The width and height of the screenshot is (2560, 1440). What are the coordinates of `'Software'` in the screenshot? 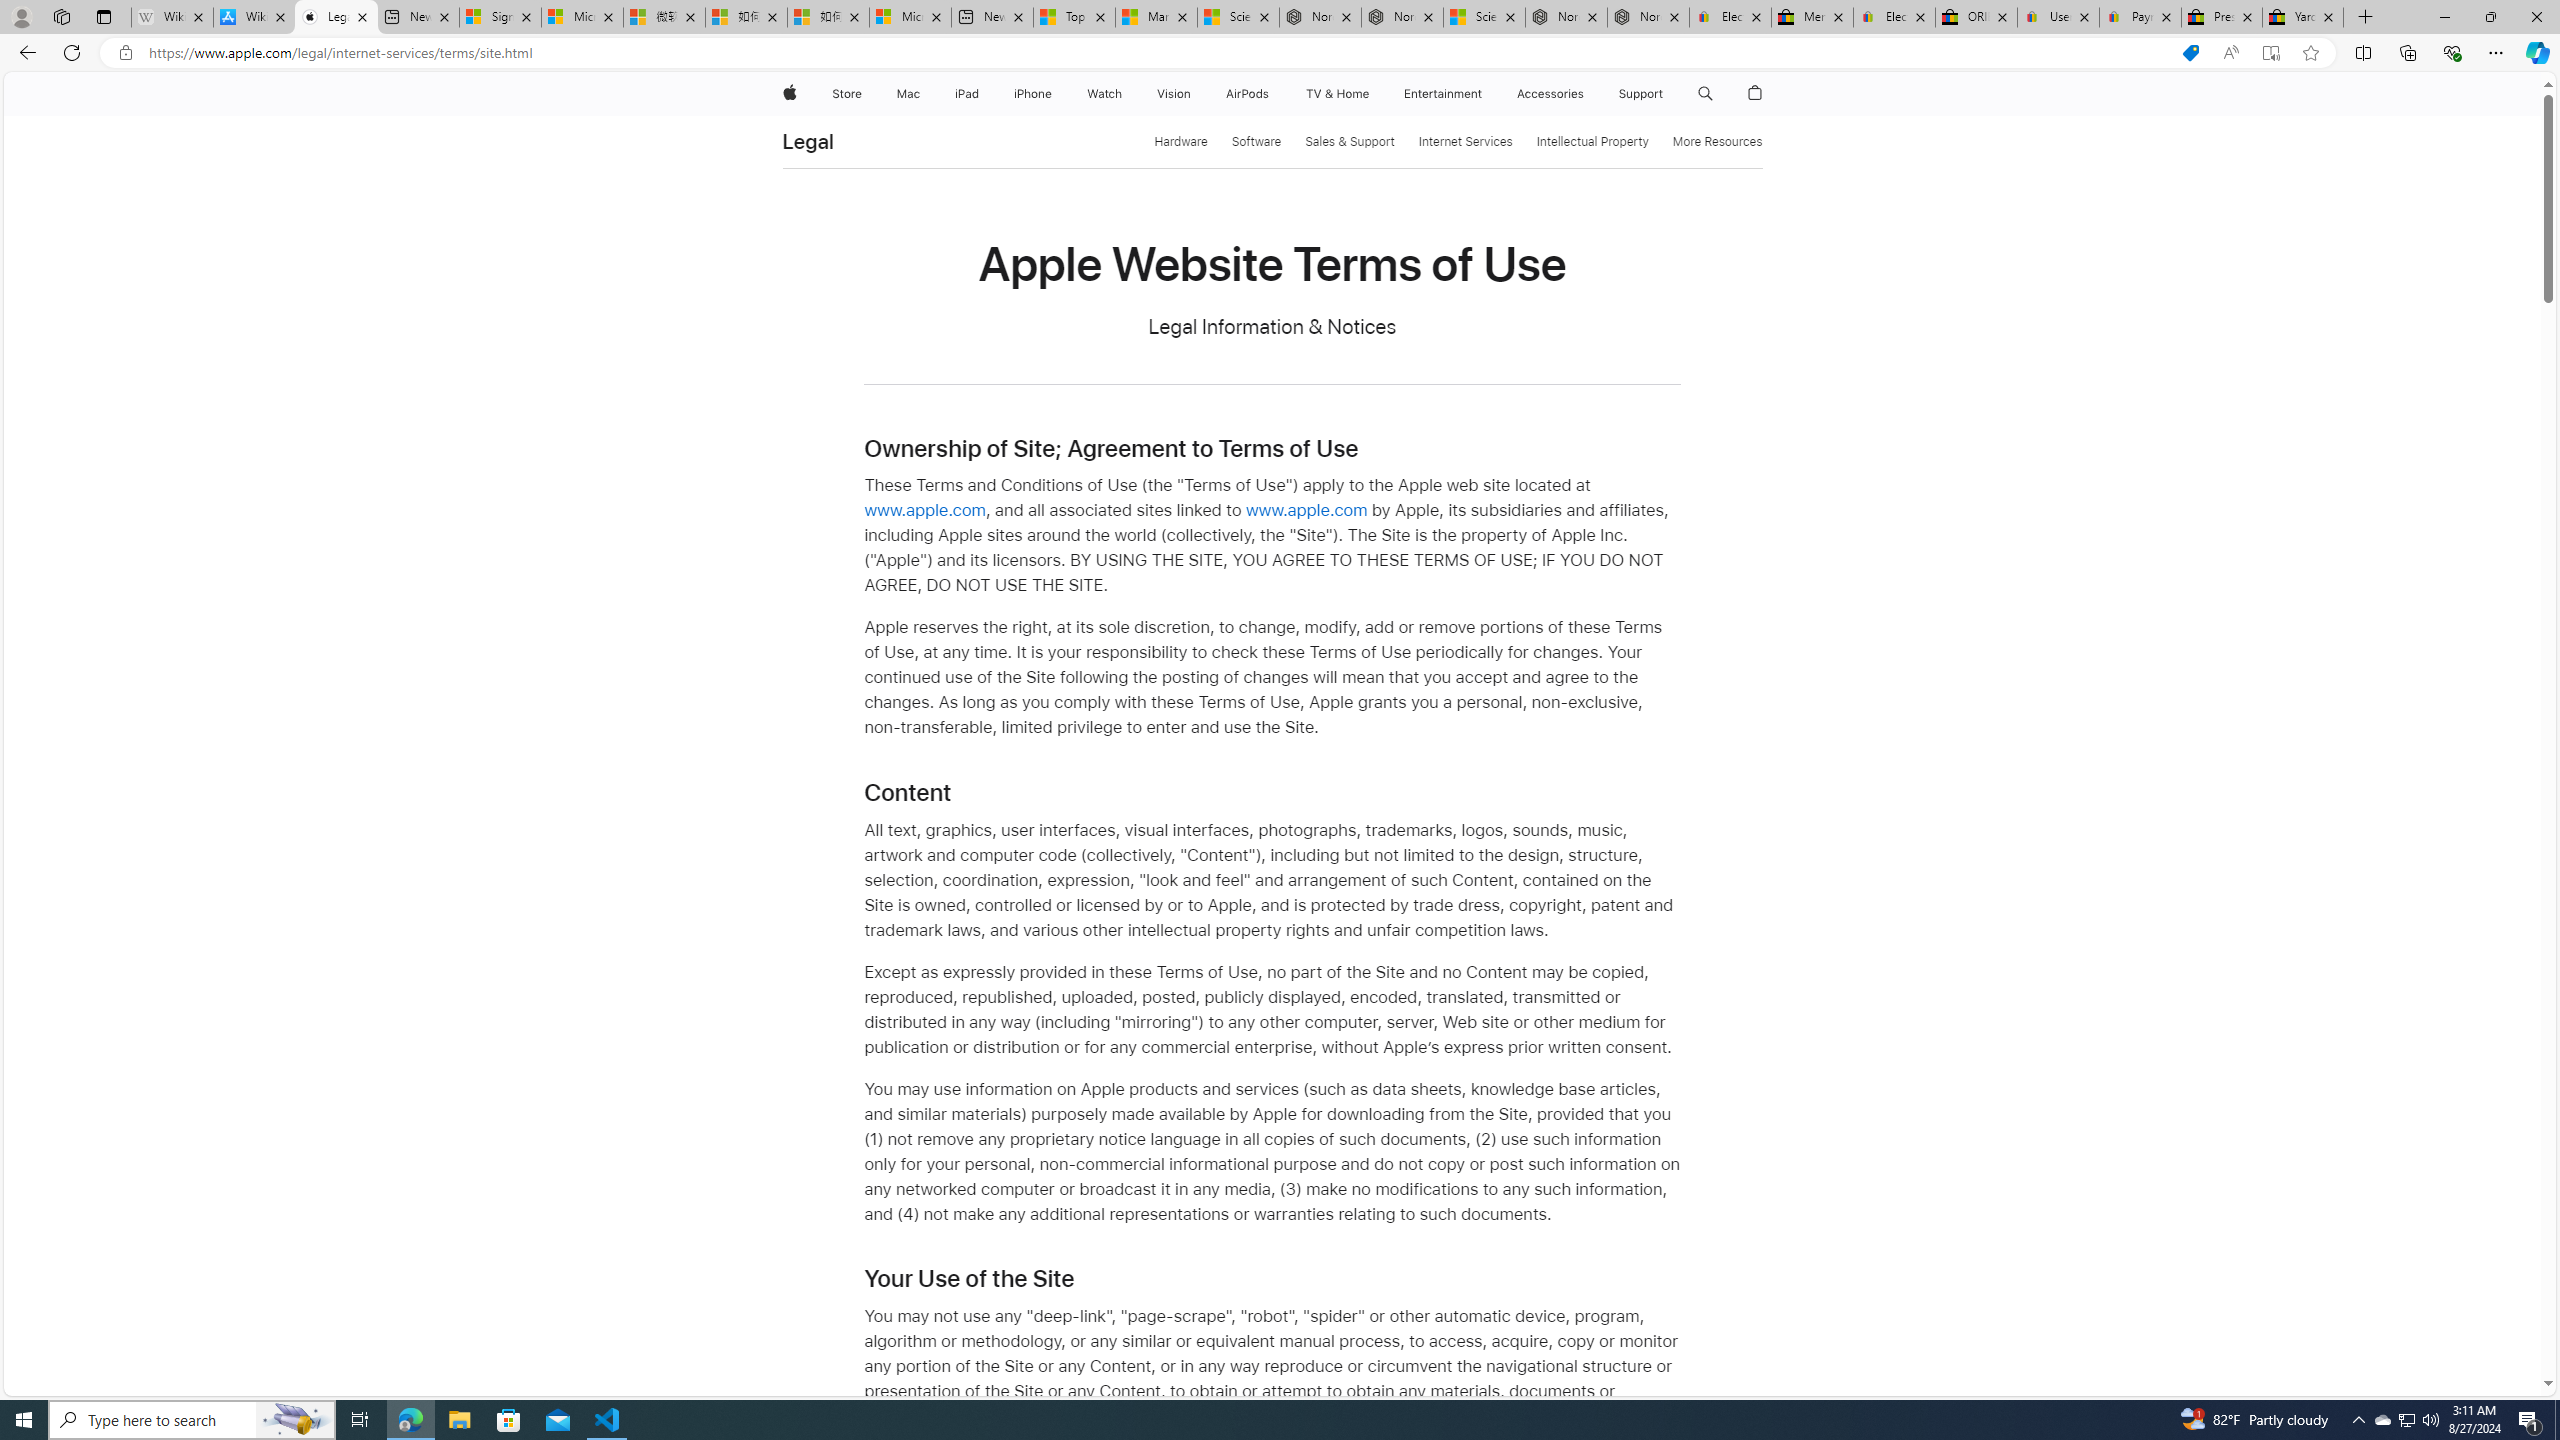 It's located at (1255, 141).